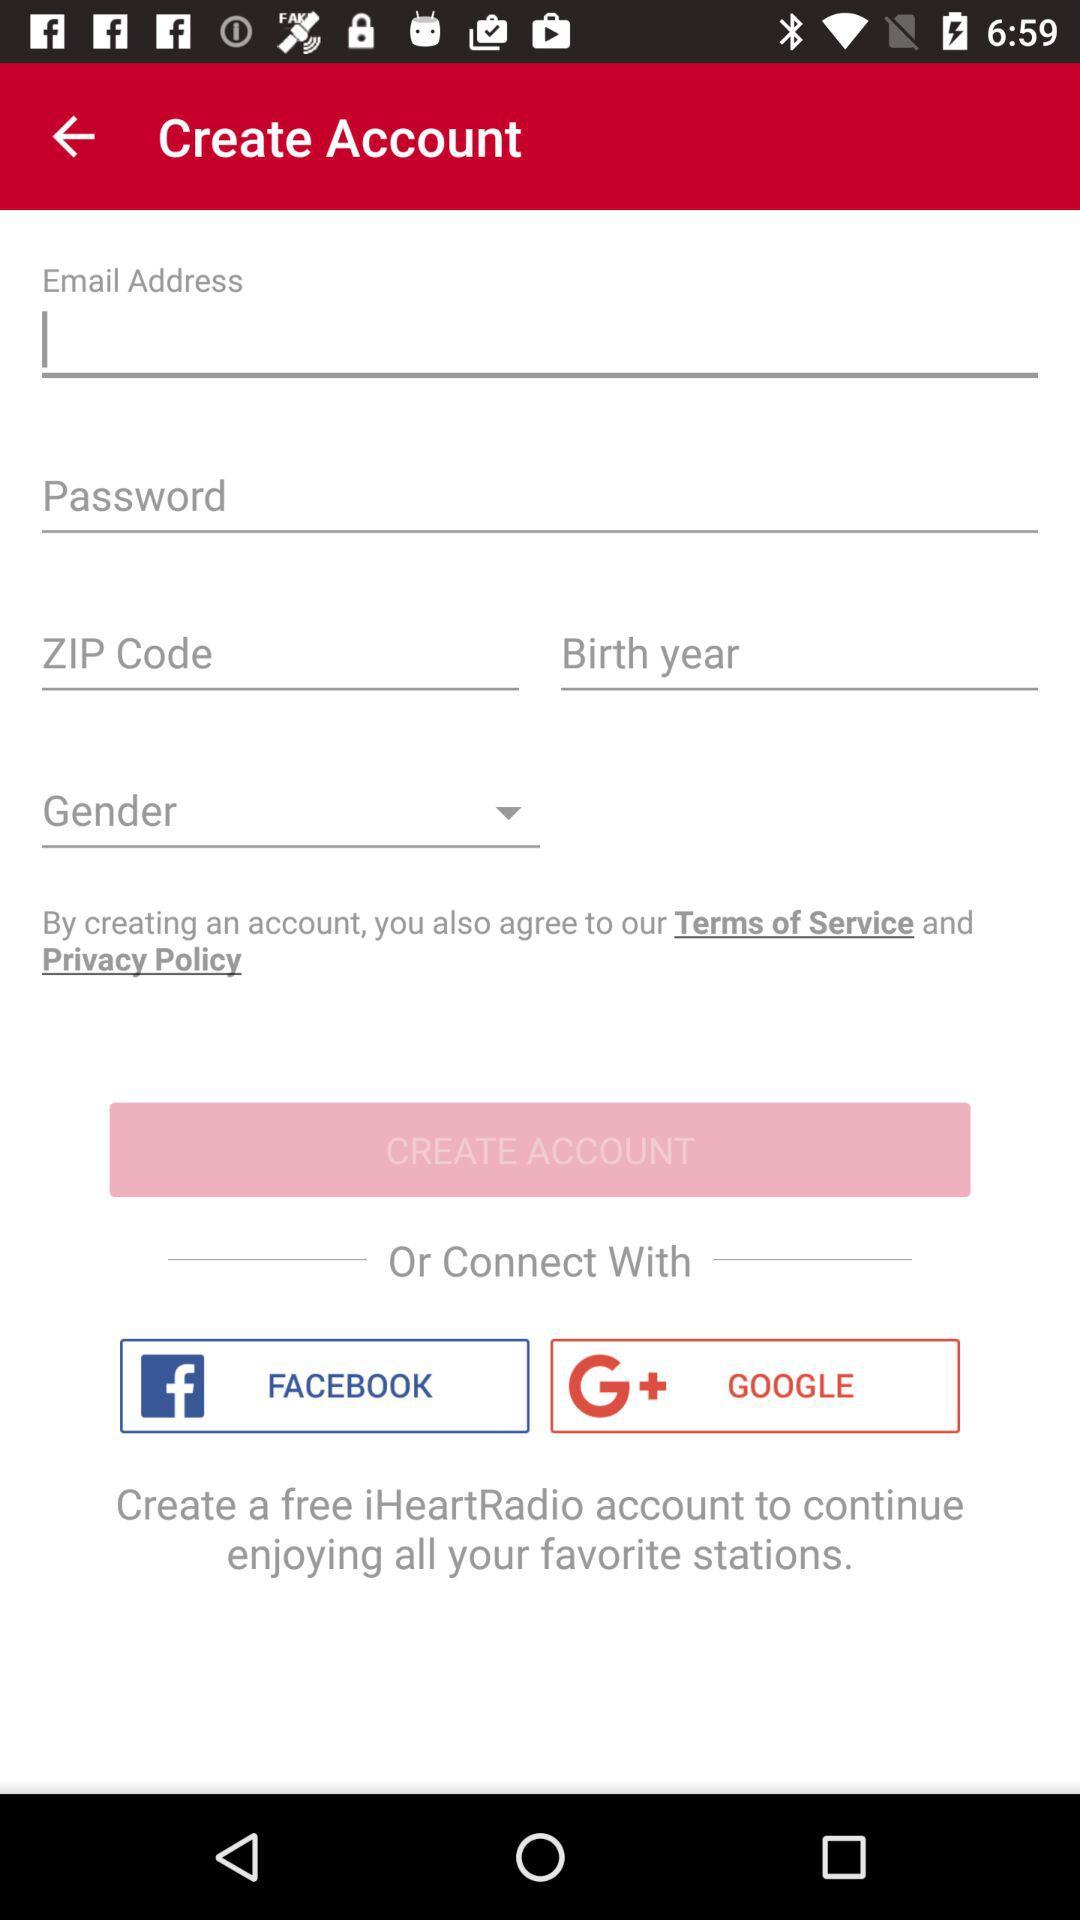  Describe the element at coordinates (798, 659) in the screenshot. I see `your birth year` at that location.